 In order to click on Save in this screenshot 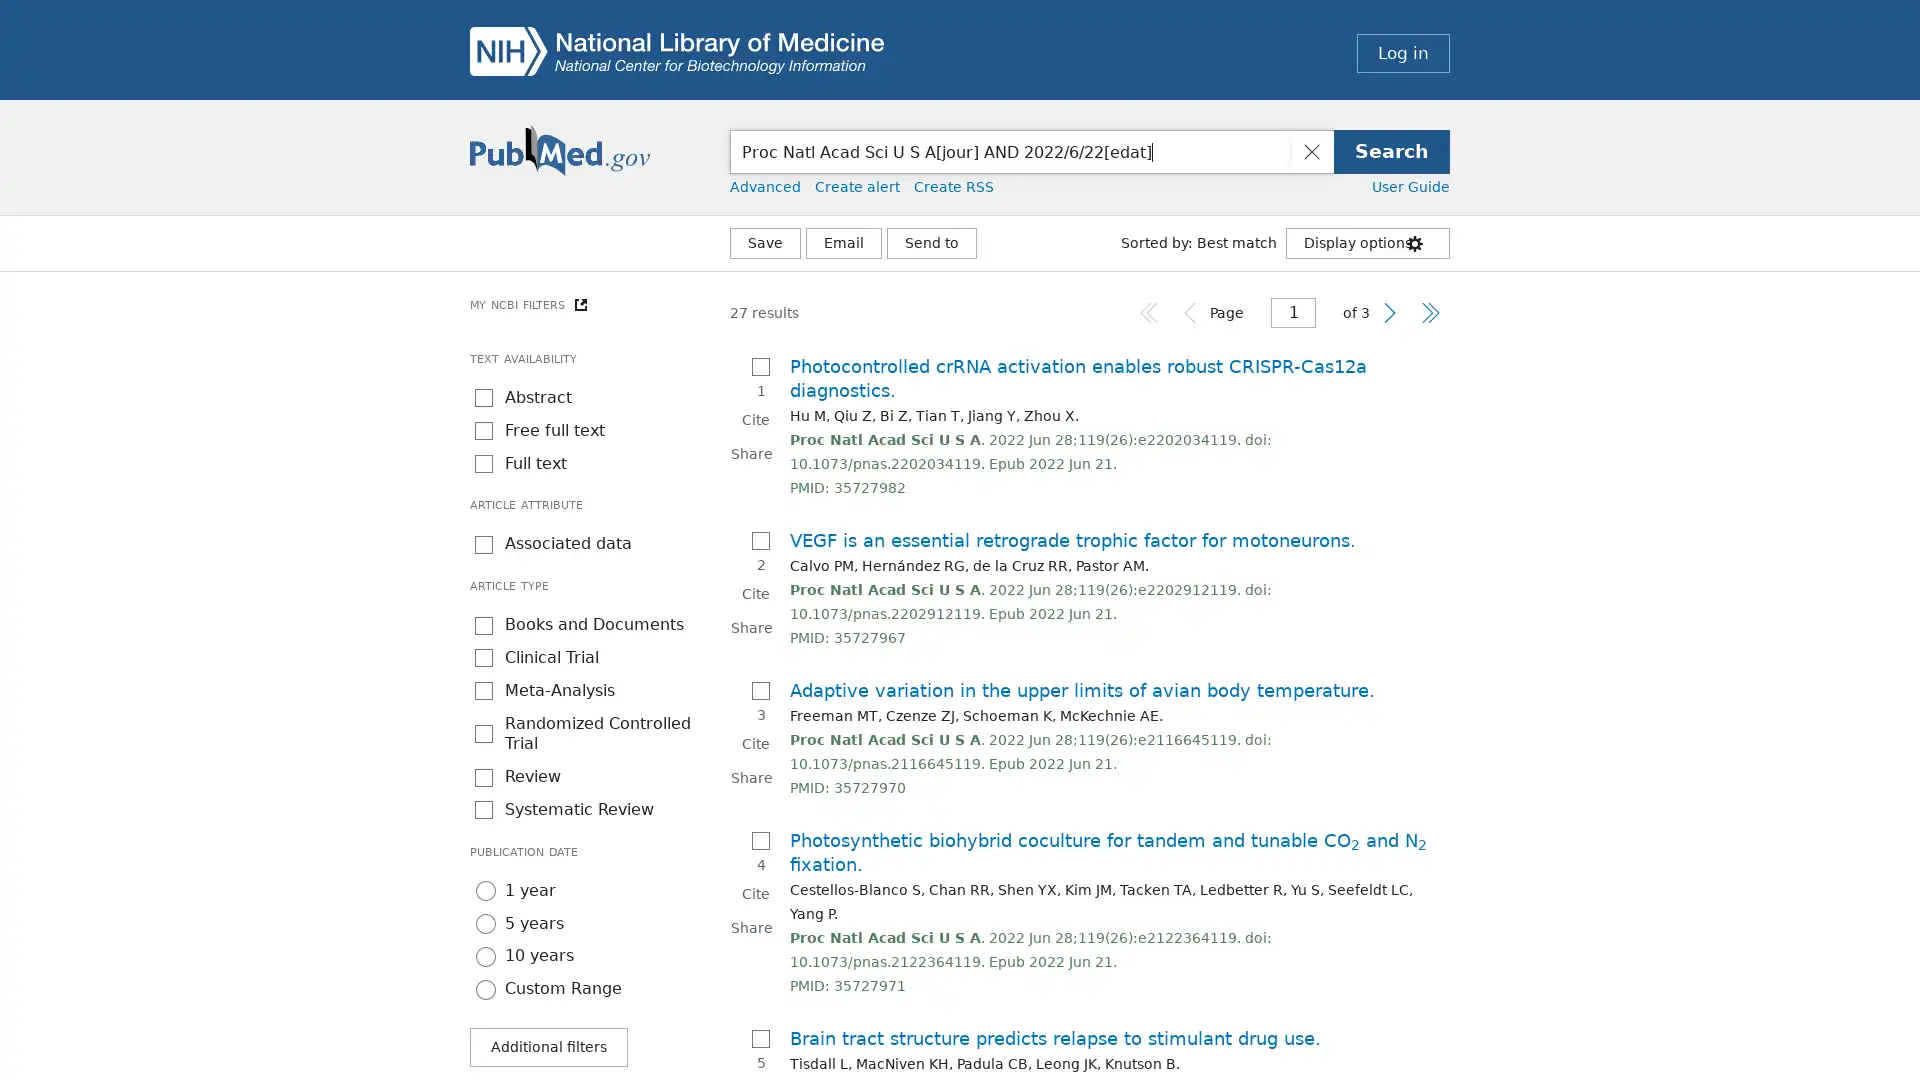, I will do `click(764, 242)`.